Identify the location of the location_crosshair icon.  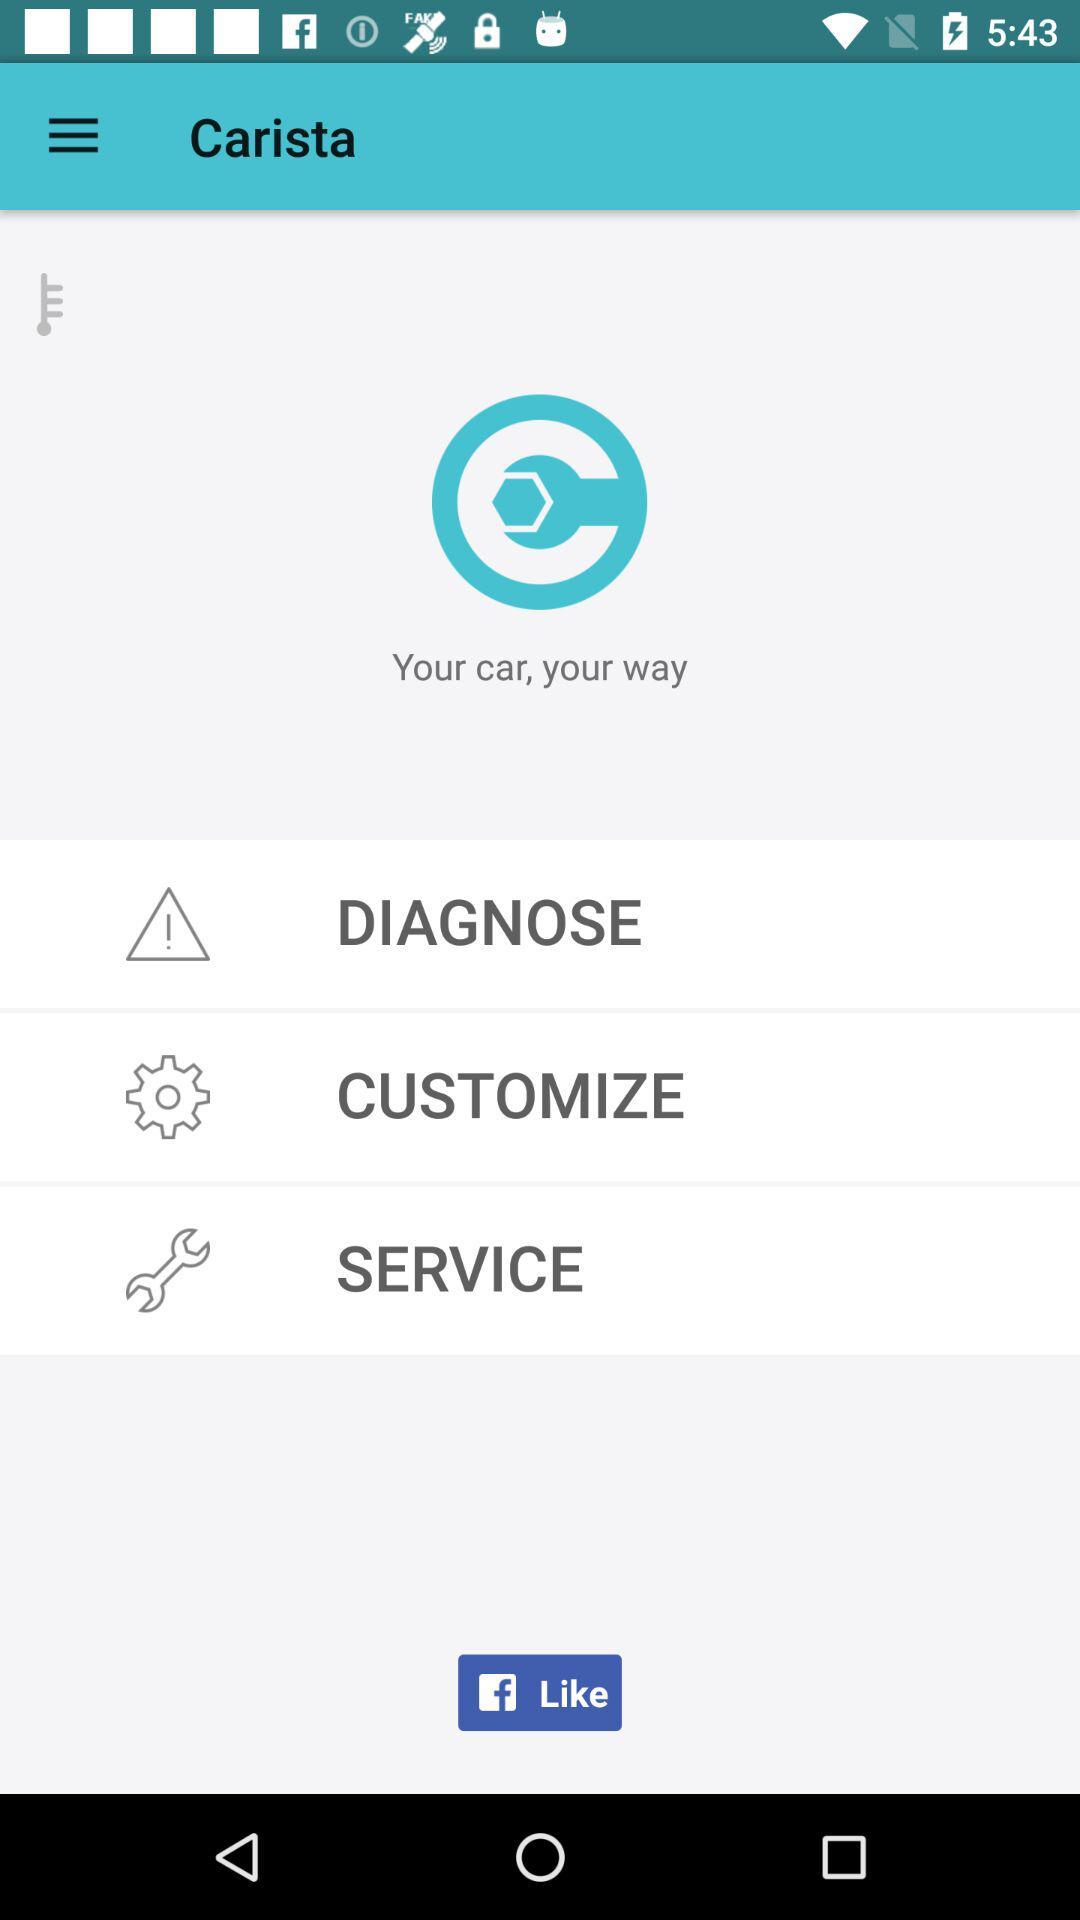
(538, 502).